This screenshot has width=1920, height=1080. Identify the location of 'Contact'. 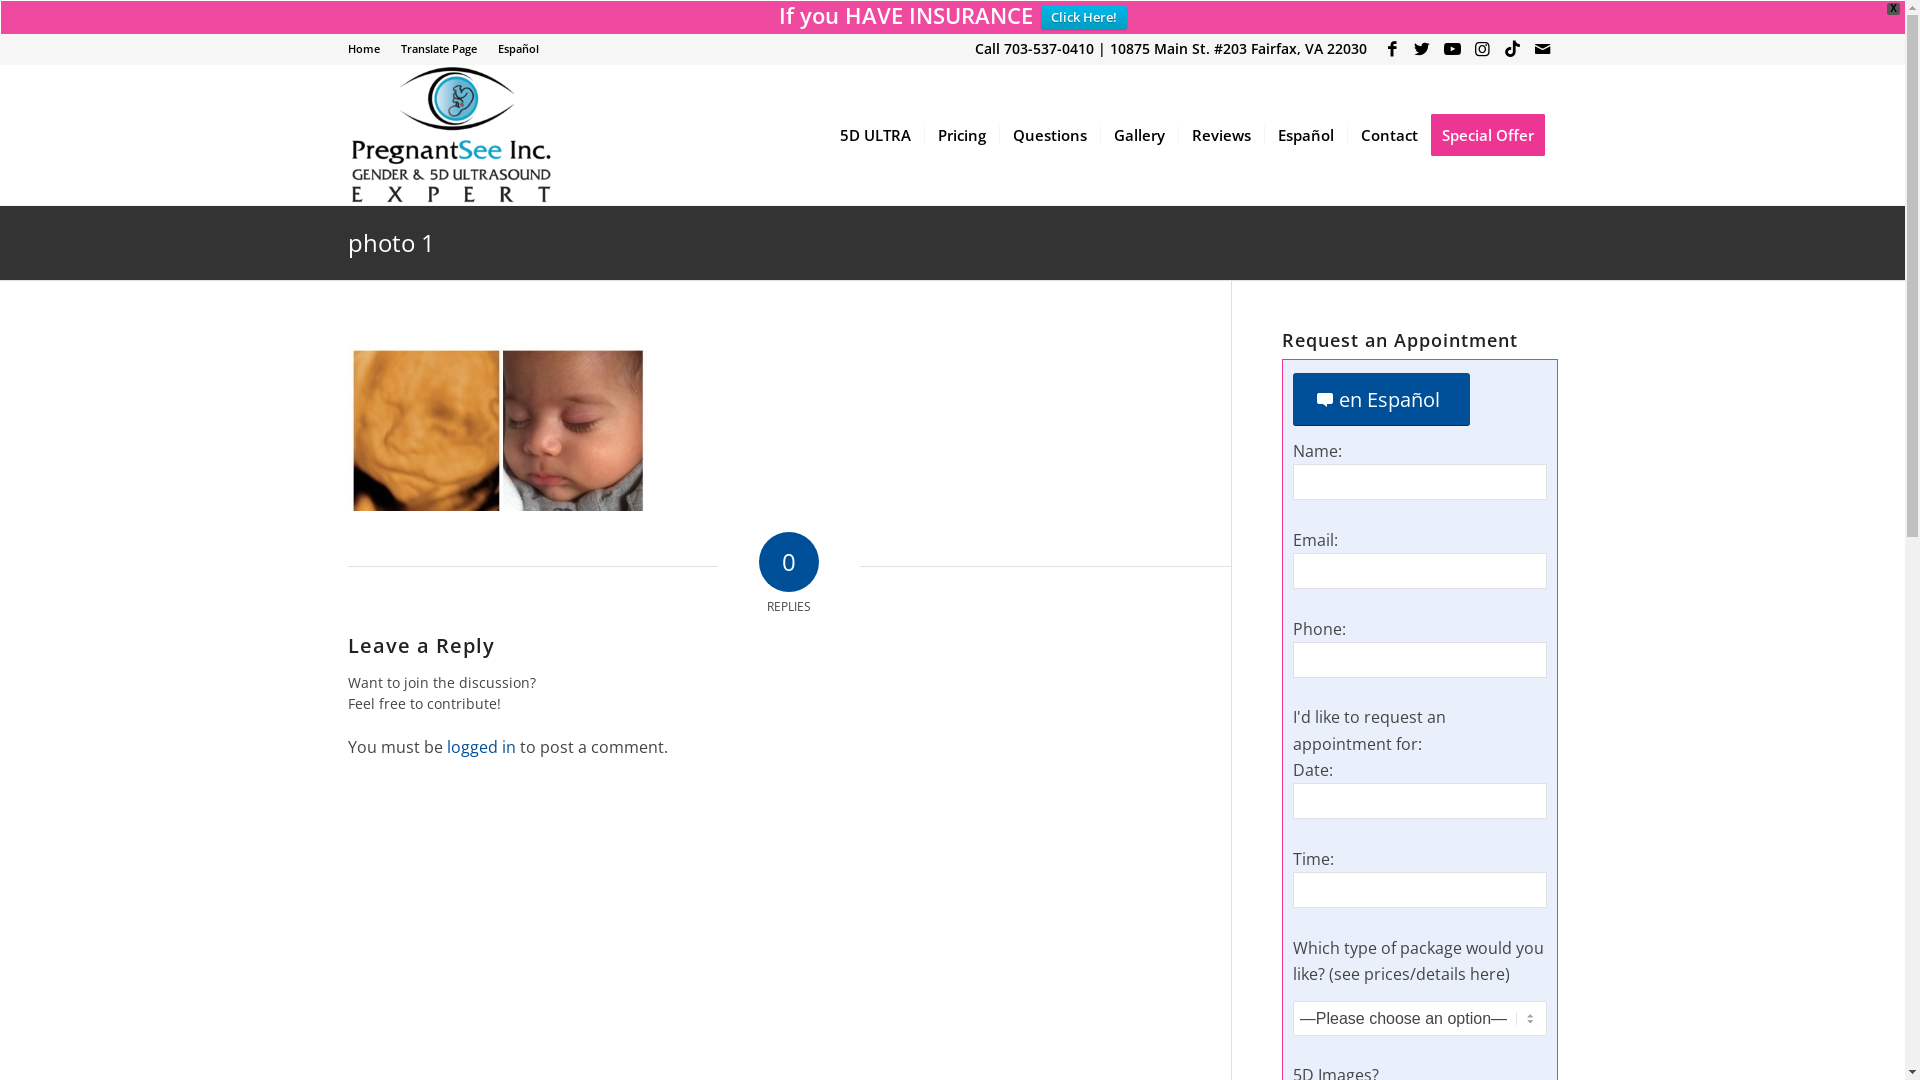
(1386, 135).